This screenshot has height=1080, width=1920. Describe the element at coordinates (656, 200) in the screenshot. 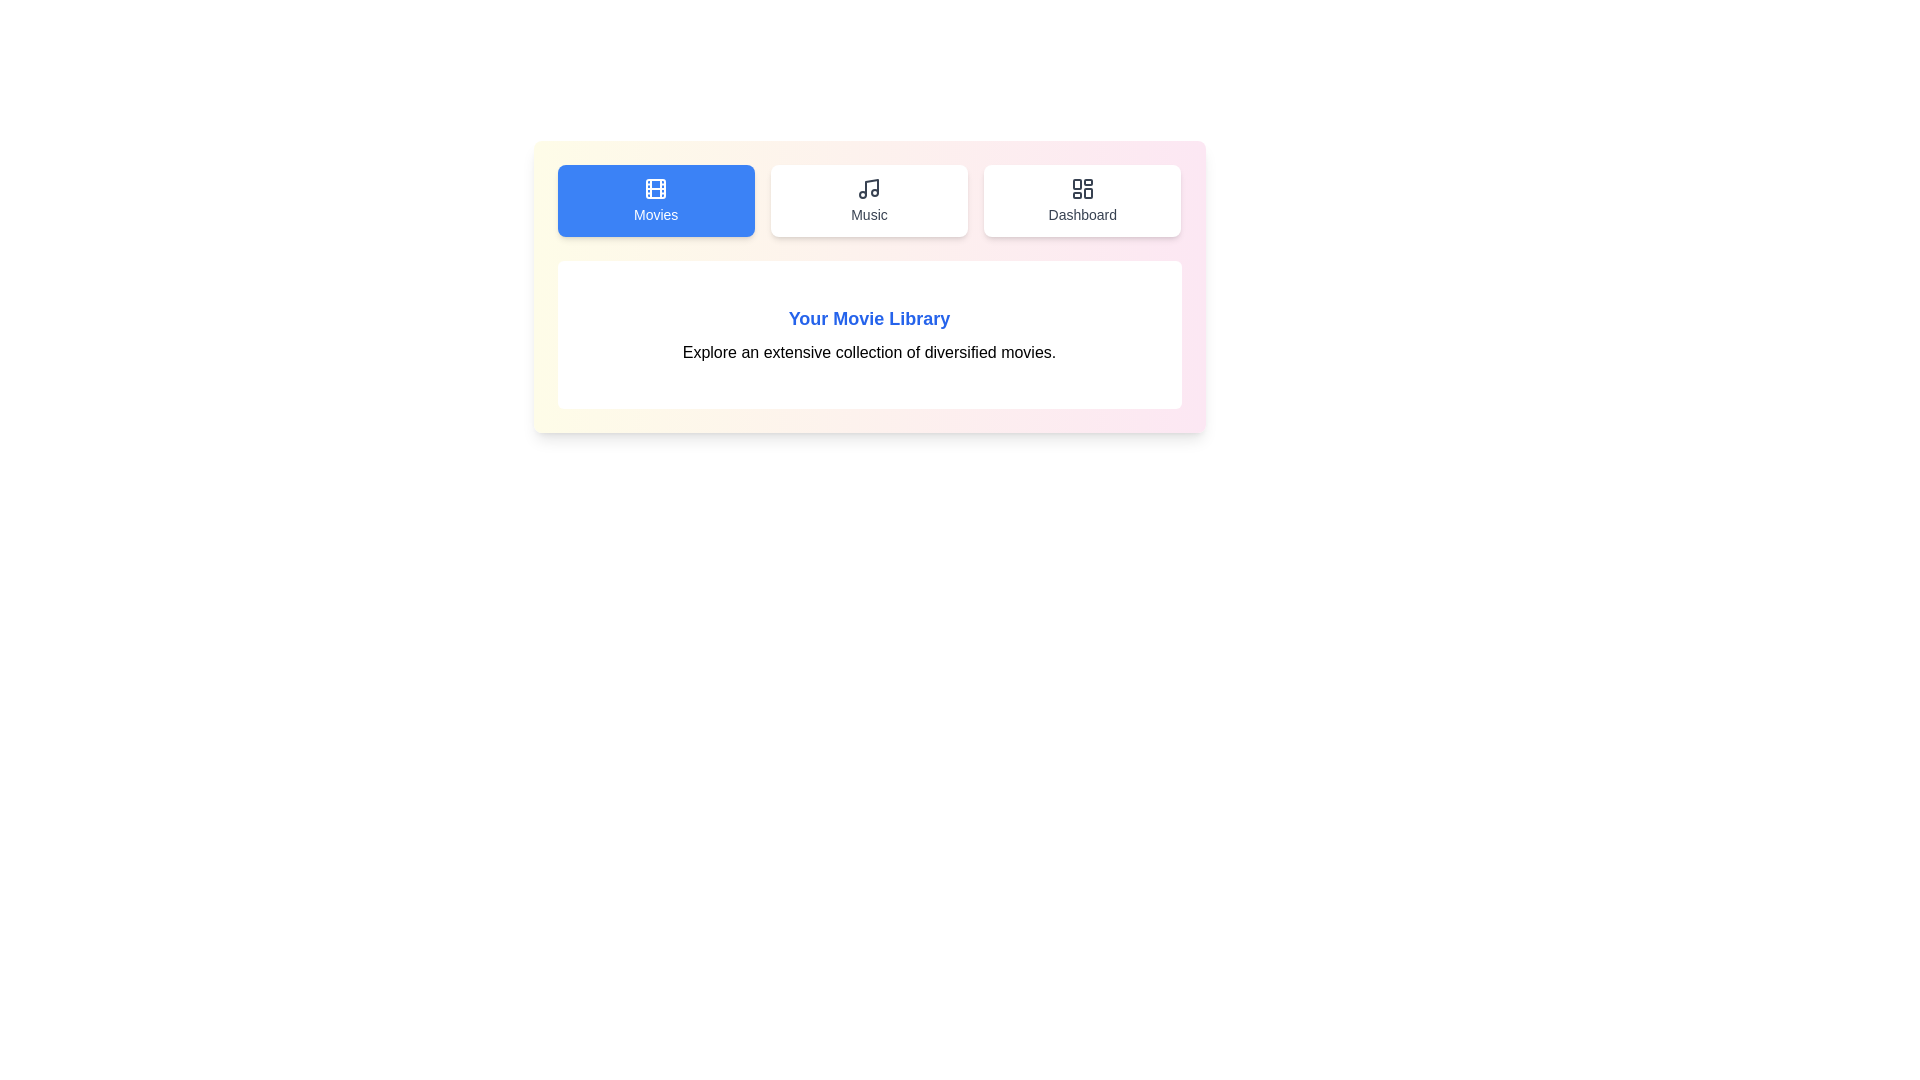

I see `the Movies tab by clicking on its button` at that location.